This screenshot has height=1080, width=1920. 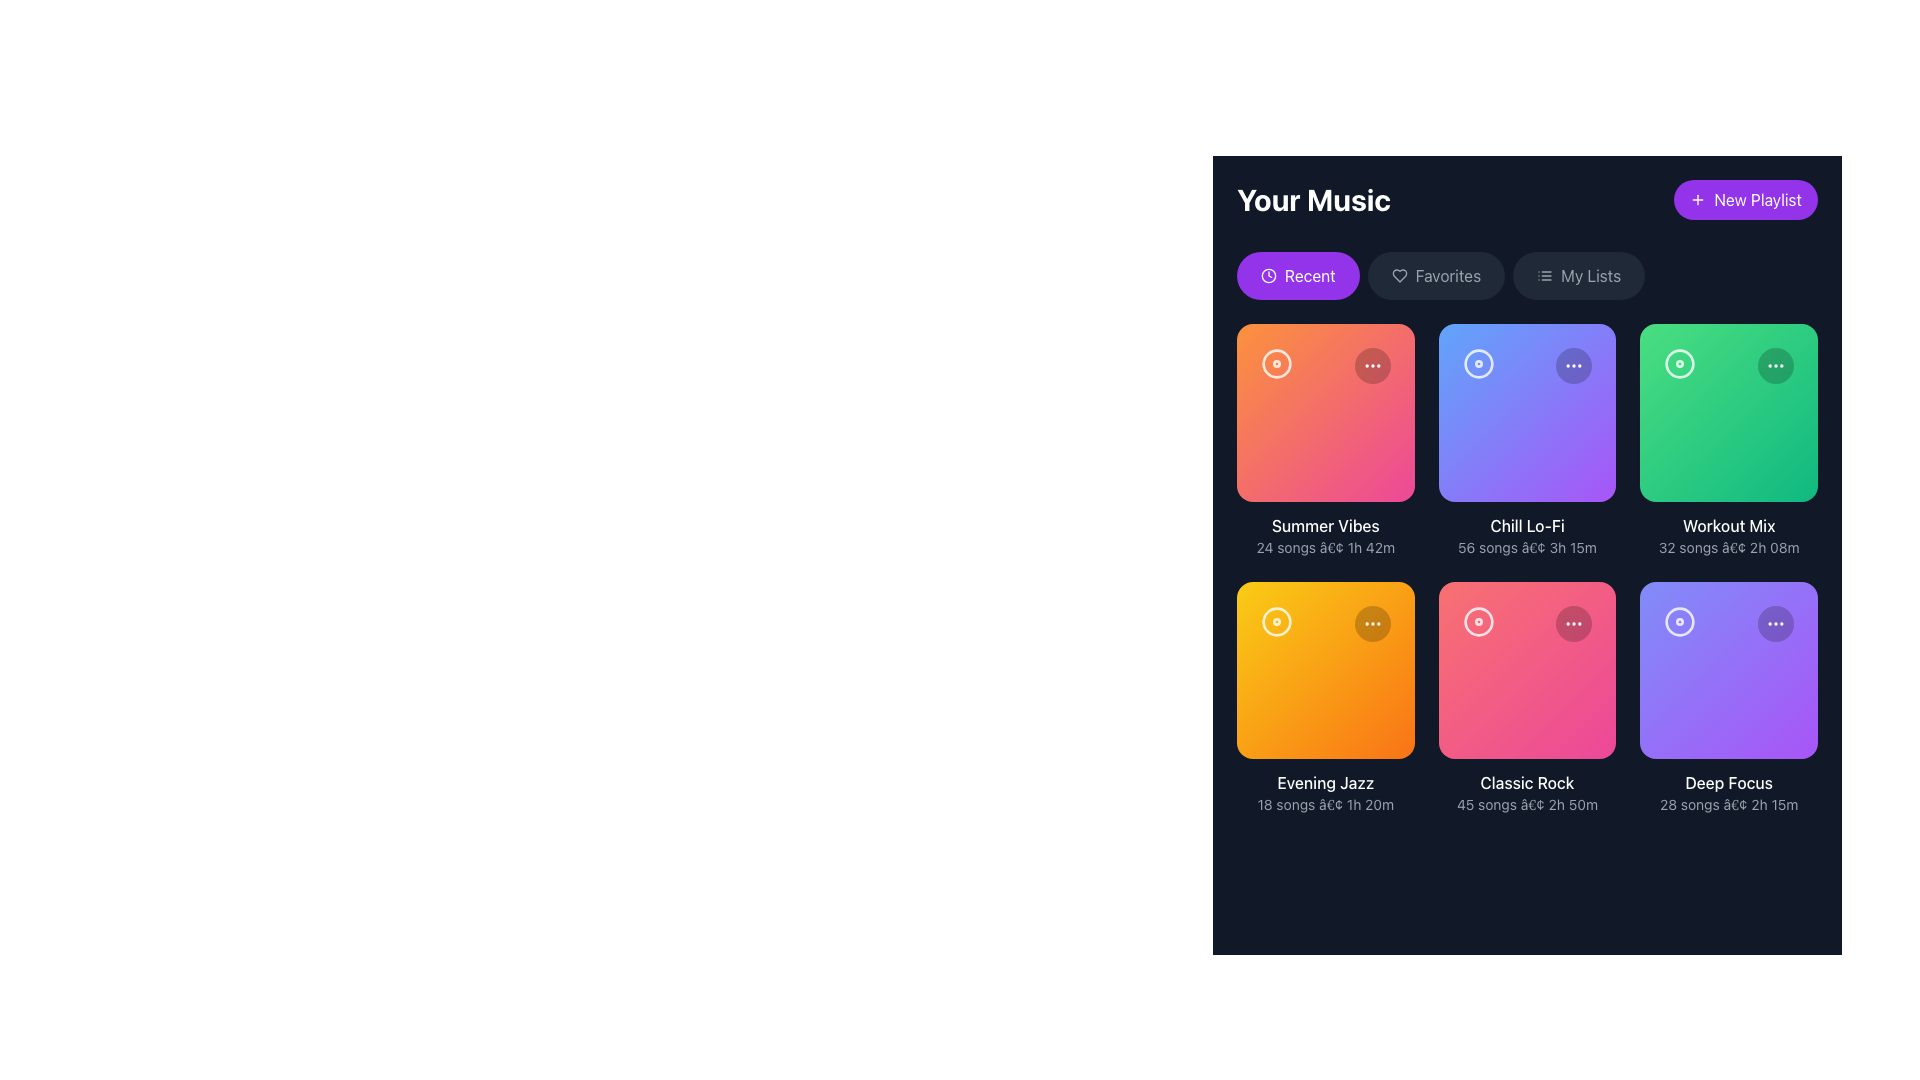 What do you see at coordinates (1526, 534) in the screenshot?
I see `the informative text block displaying the 'Chill Lo-Fi' playlist, which is centrally located in its cell in the grid of playlist items` at bounding box center [1526, 534].